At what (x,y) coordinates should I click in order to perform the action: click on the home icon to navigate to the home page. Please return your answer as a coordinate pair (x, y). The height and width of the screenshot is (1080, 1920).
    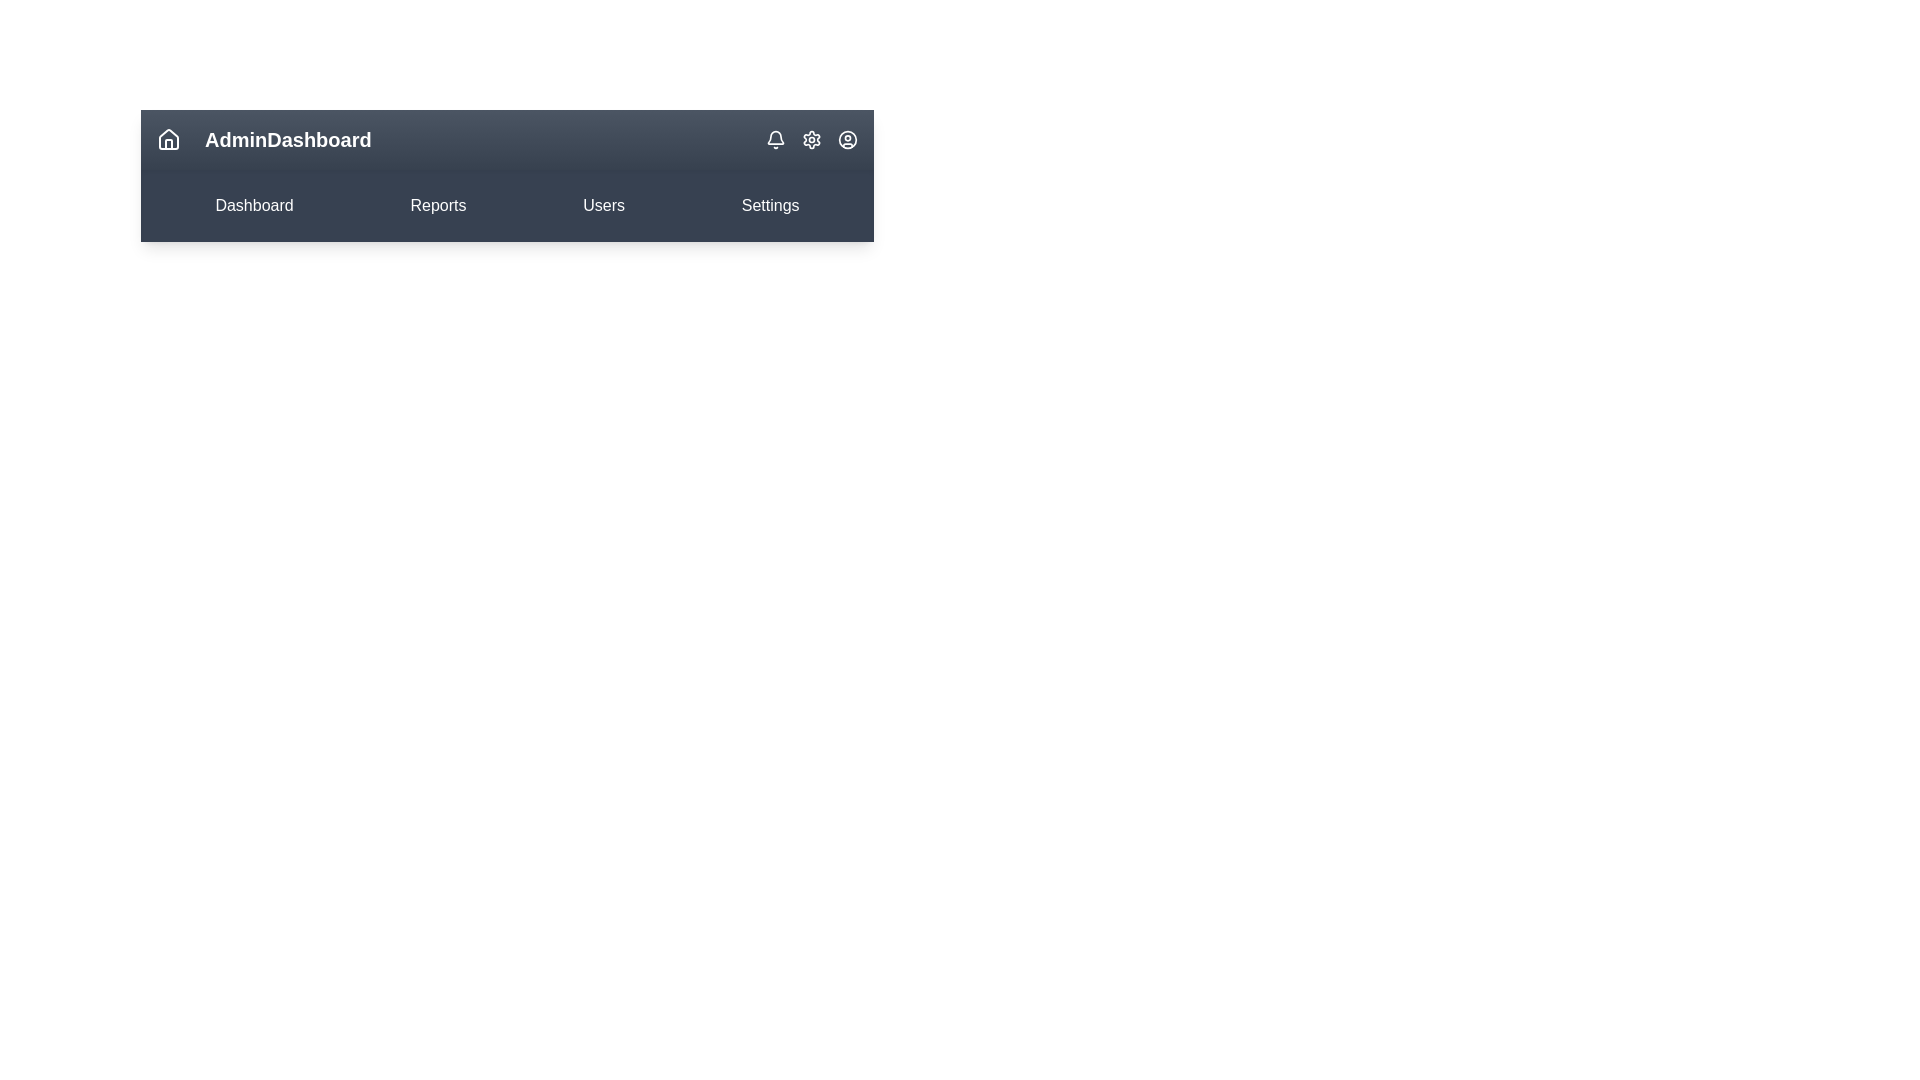
    Looking at the image, I should click on (168, 138).